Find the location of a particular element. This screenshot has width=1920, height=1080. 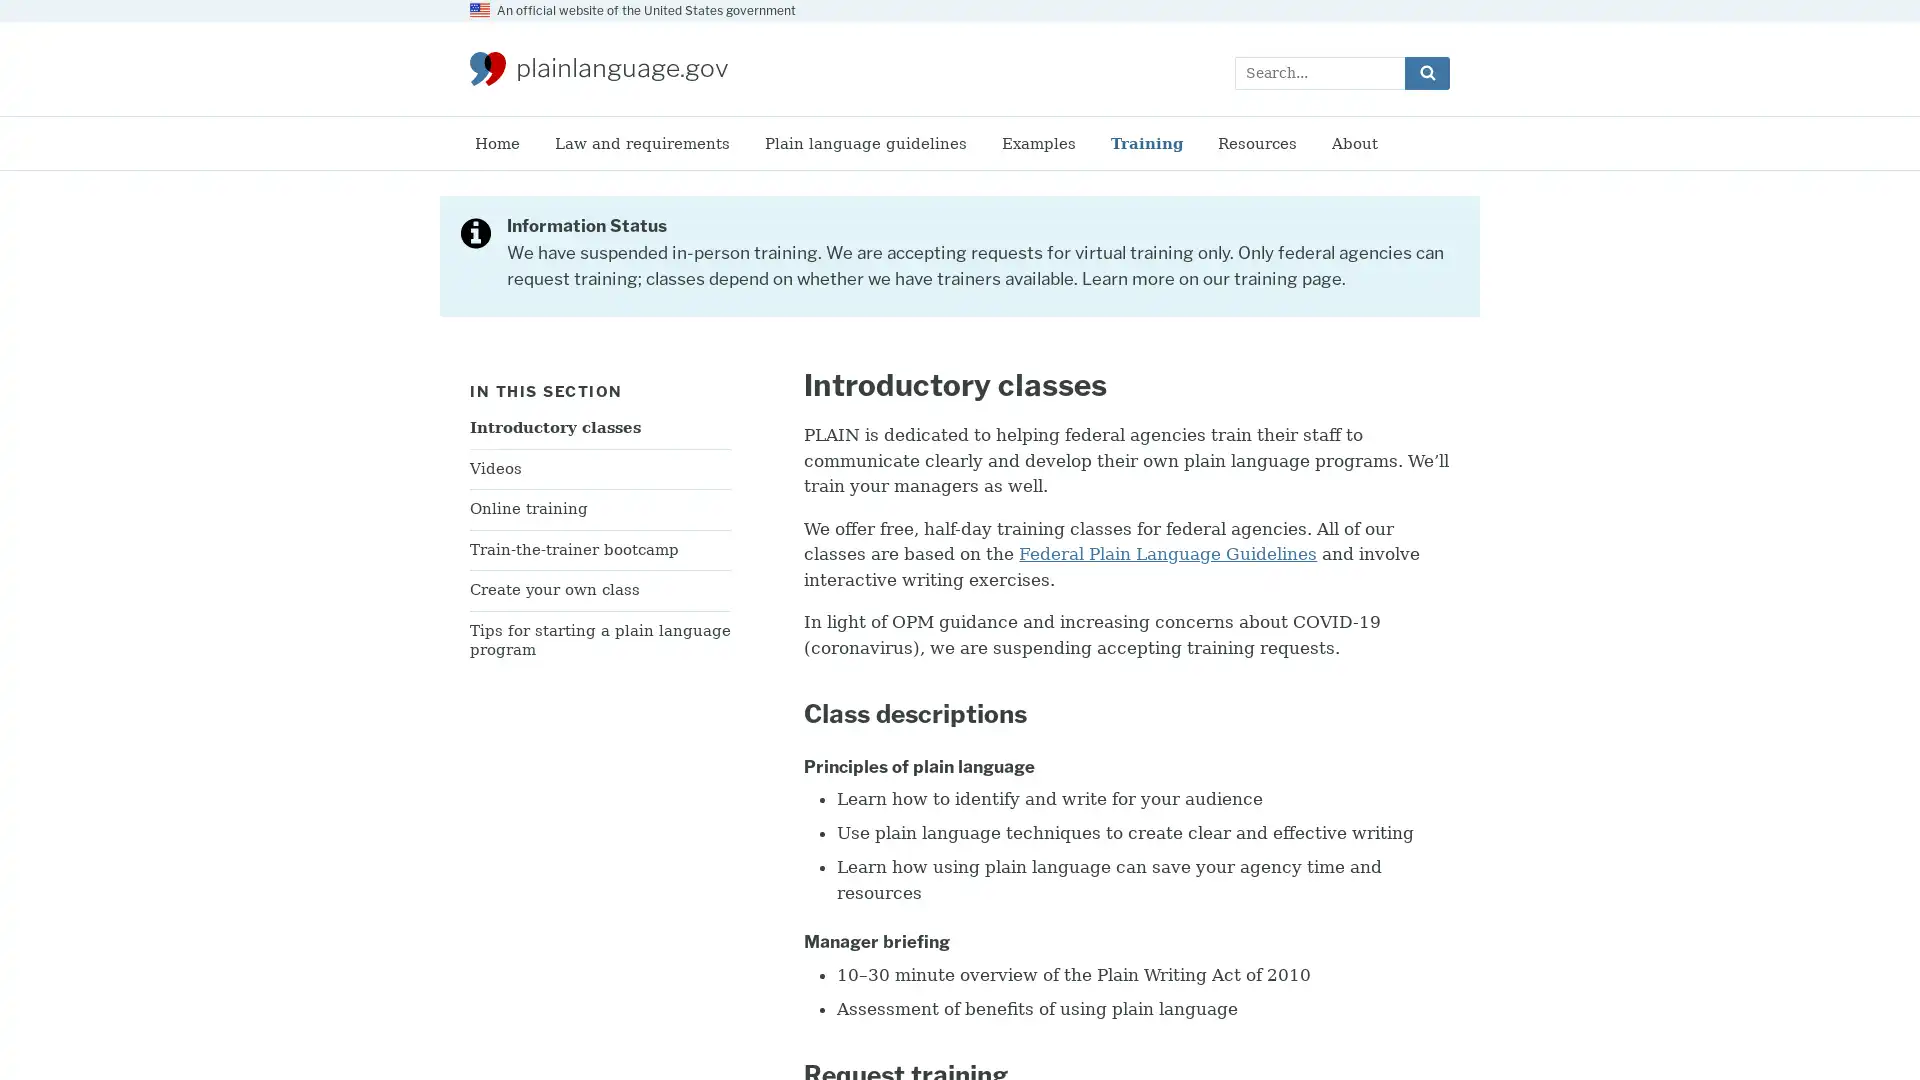

Search is located at coordinates (1426, 71).